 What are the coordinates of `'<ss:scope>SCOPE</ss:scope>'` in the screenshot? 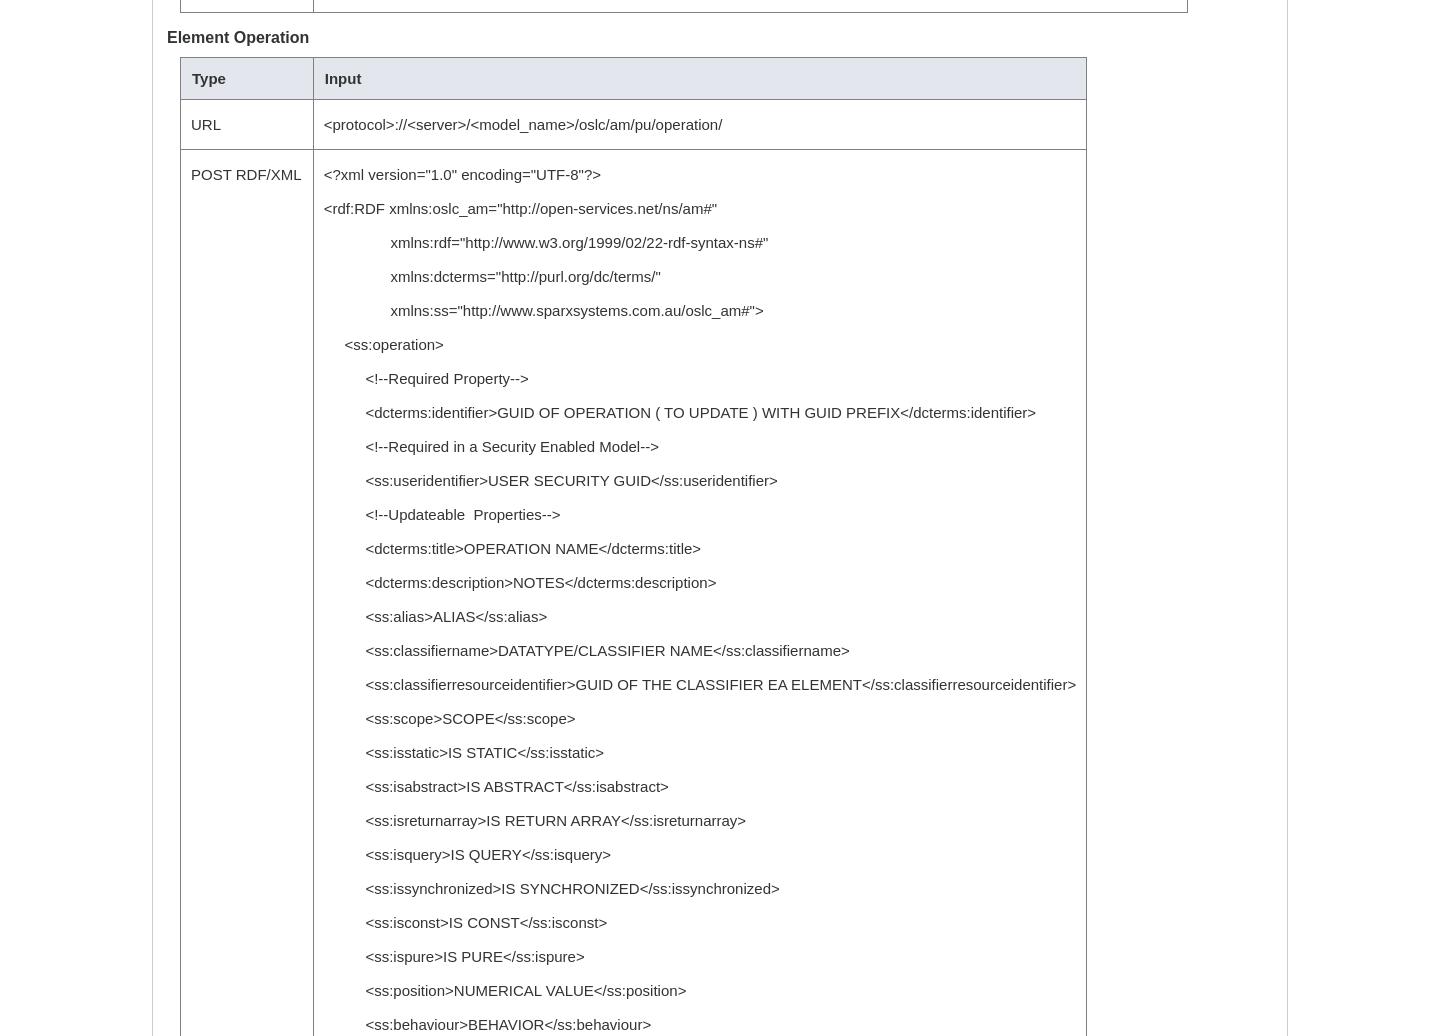 It's located at (448, 718).